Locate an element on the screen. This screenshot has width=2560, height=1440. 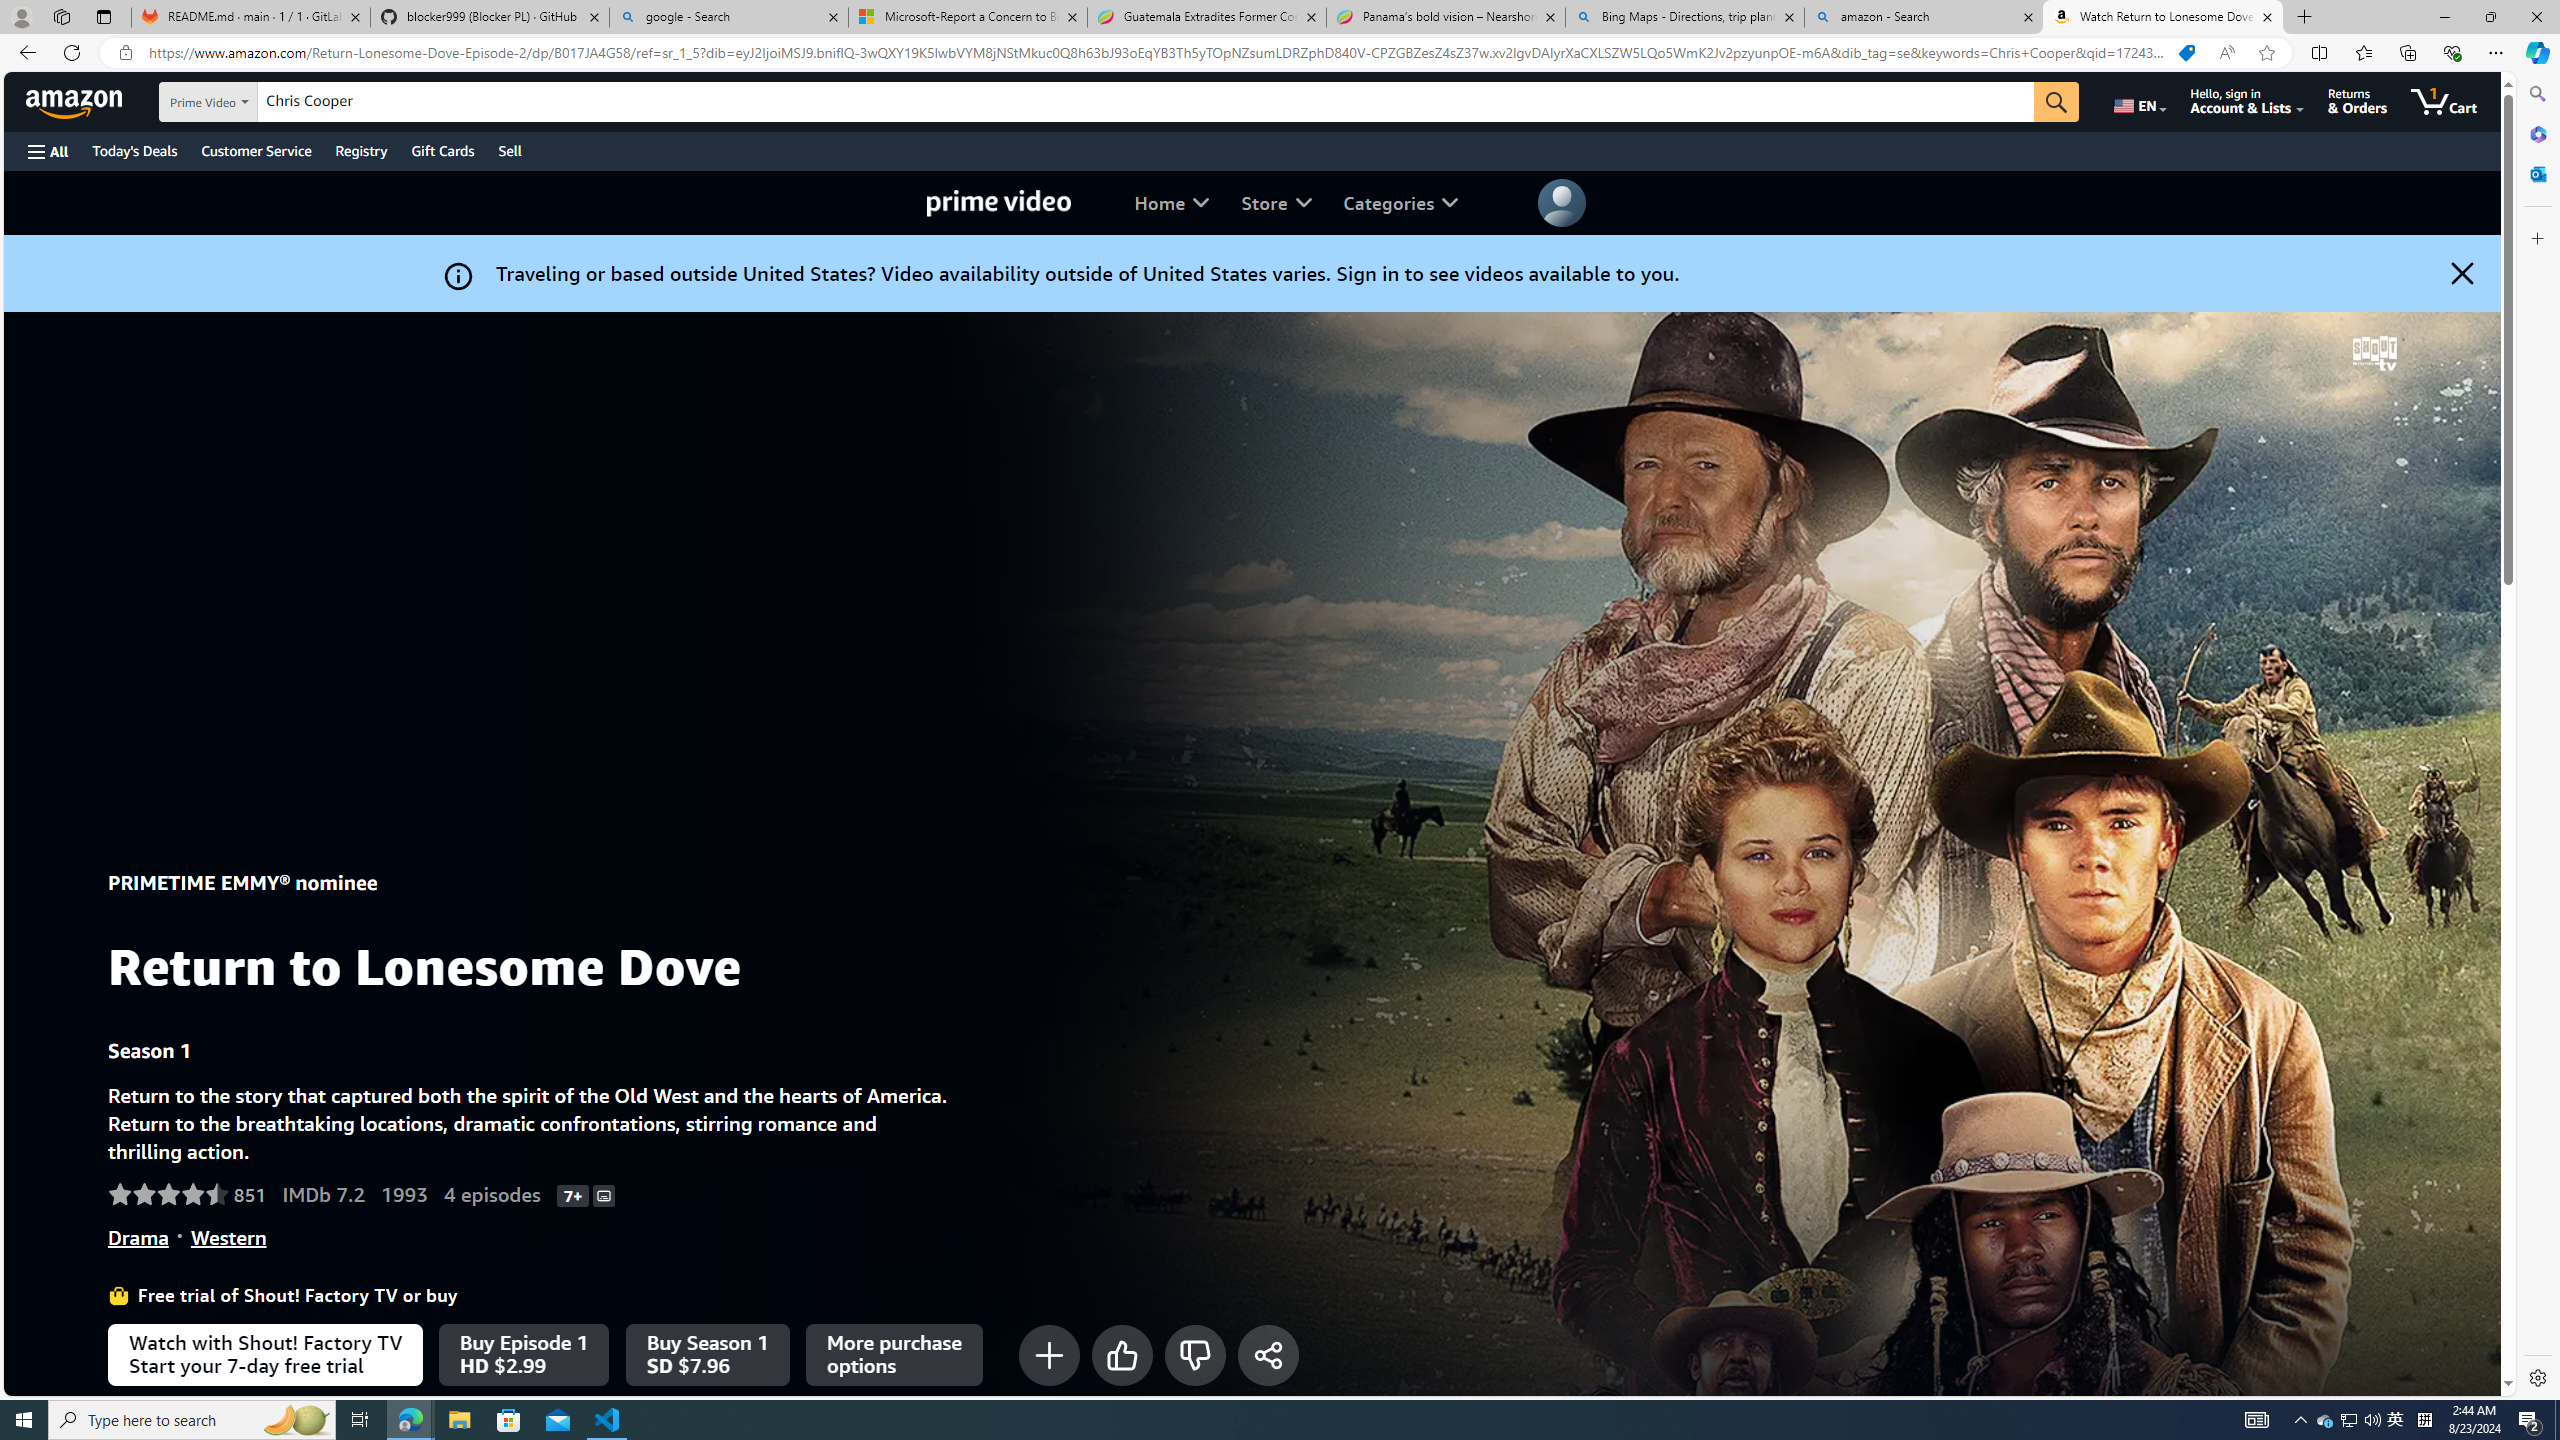
'Not for me' is located at coordinates (1194, 1353).